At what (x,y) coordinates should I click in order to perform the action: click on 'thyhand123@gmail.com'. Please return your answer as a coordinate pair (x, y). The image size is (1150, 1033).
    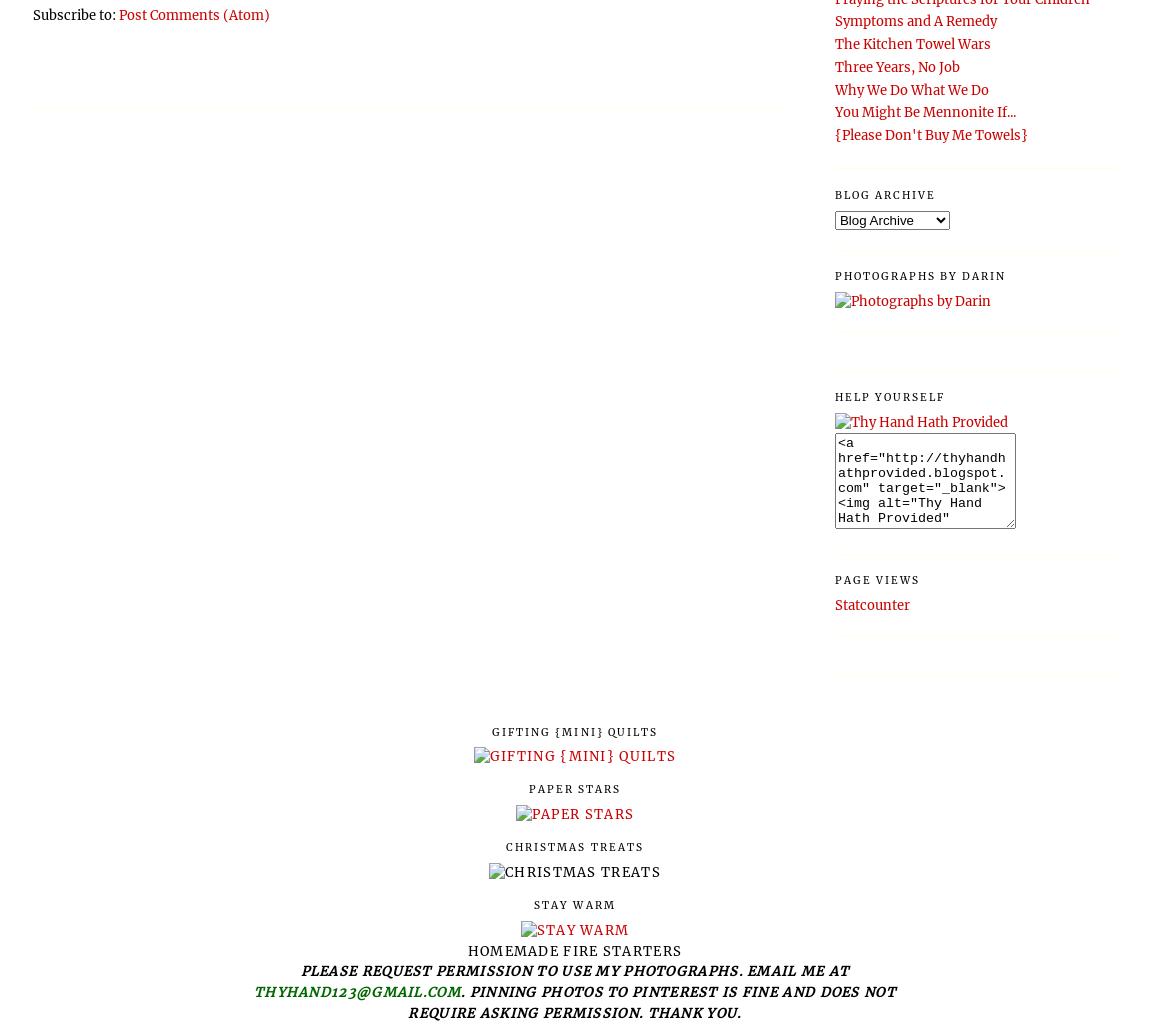
    Looking at the image, I should click on (356, 991).